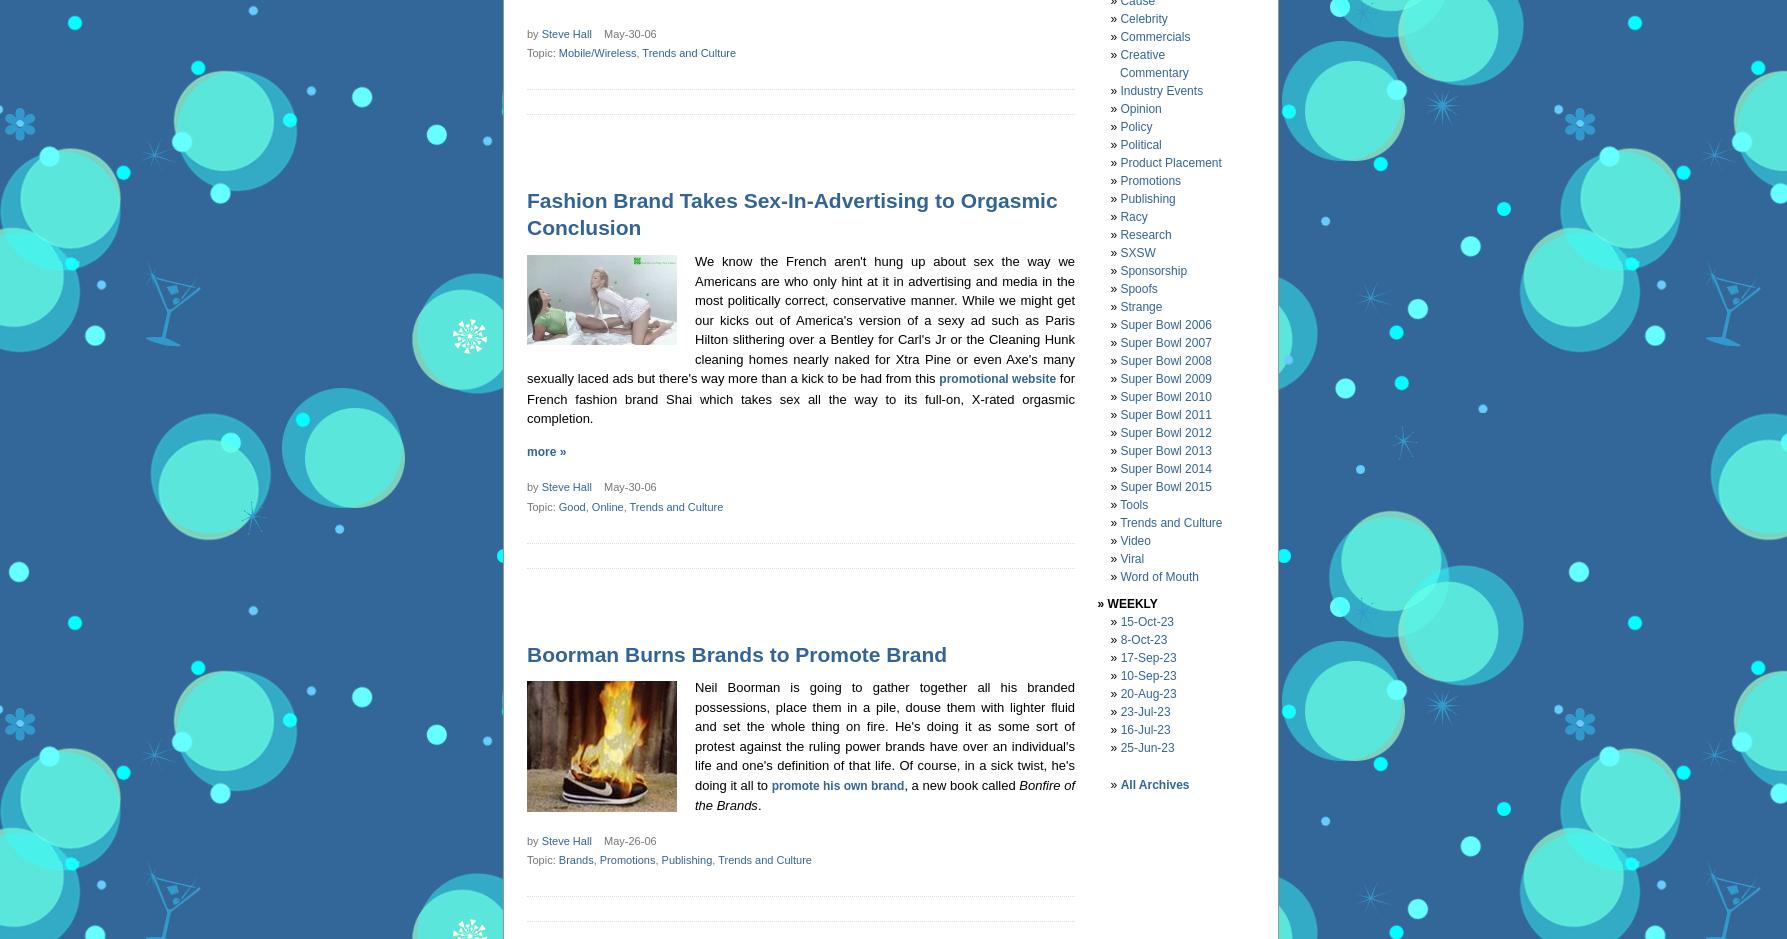  What do you see at coordinates (1145, 233) in the screenshot?
I see `'Research'` at bounding box center [1145, 233].